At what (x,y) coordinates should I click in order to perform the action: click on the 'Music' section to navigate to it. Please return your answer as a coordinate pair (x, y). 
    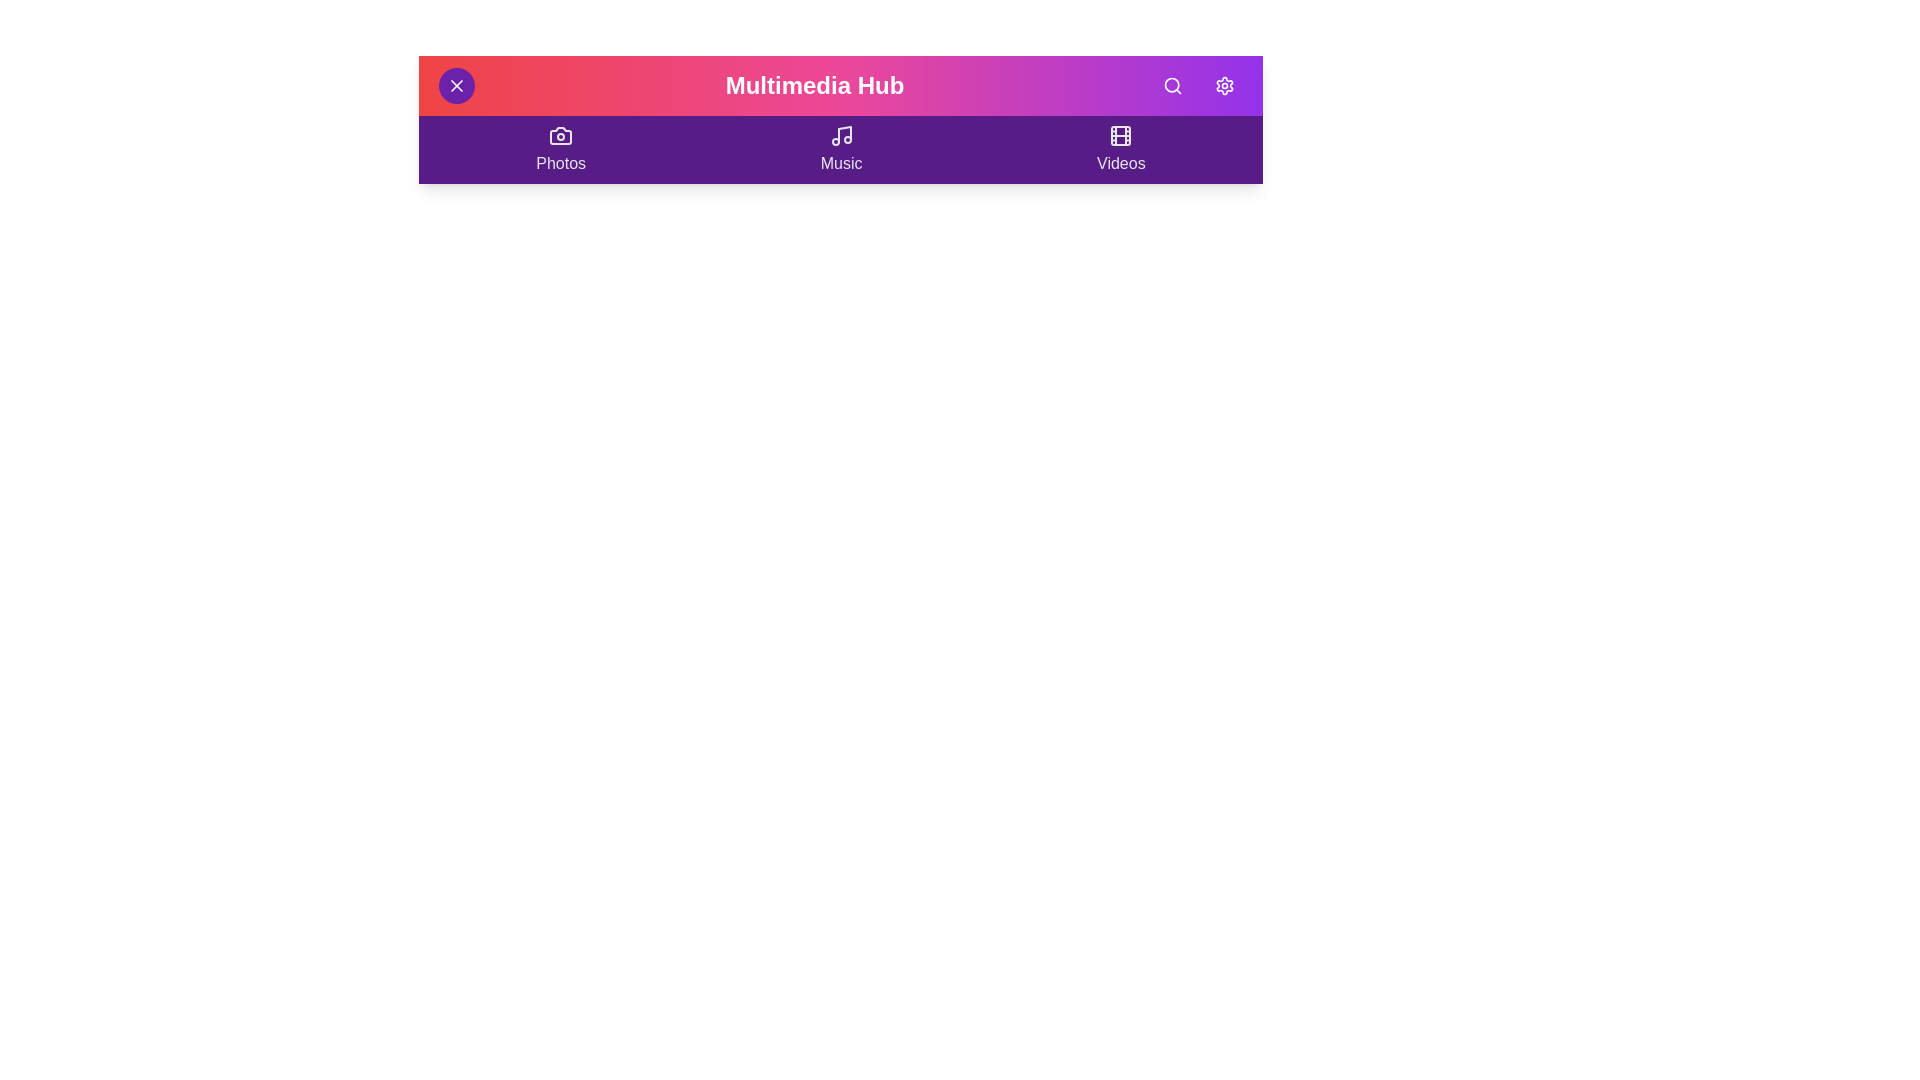
    Looking at the image, I should click on (840, 149).